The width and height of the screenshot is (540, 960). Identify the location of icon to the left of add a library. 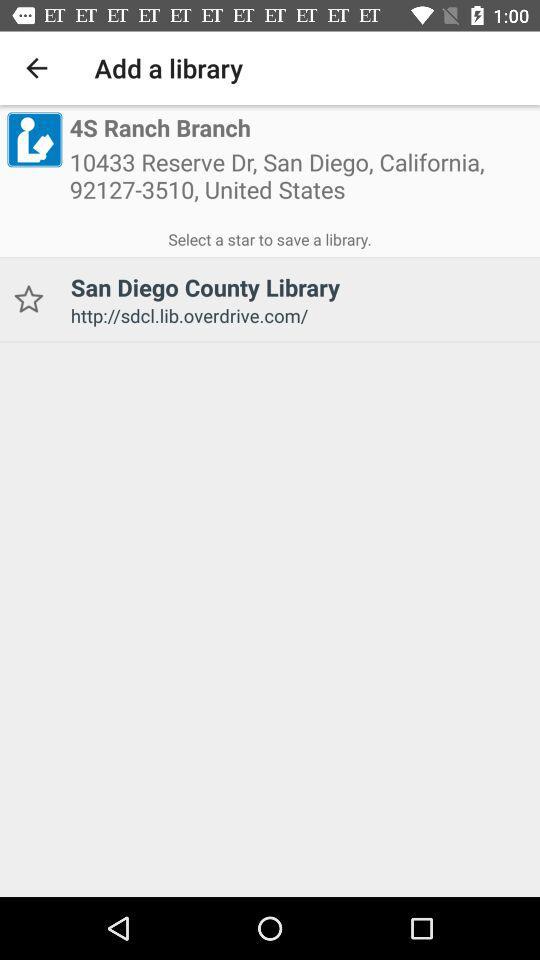
(36, 68).